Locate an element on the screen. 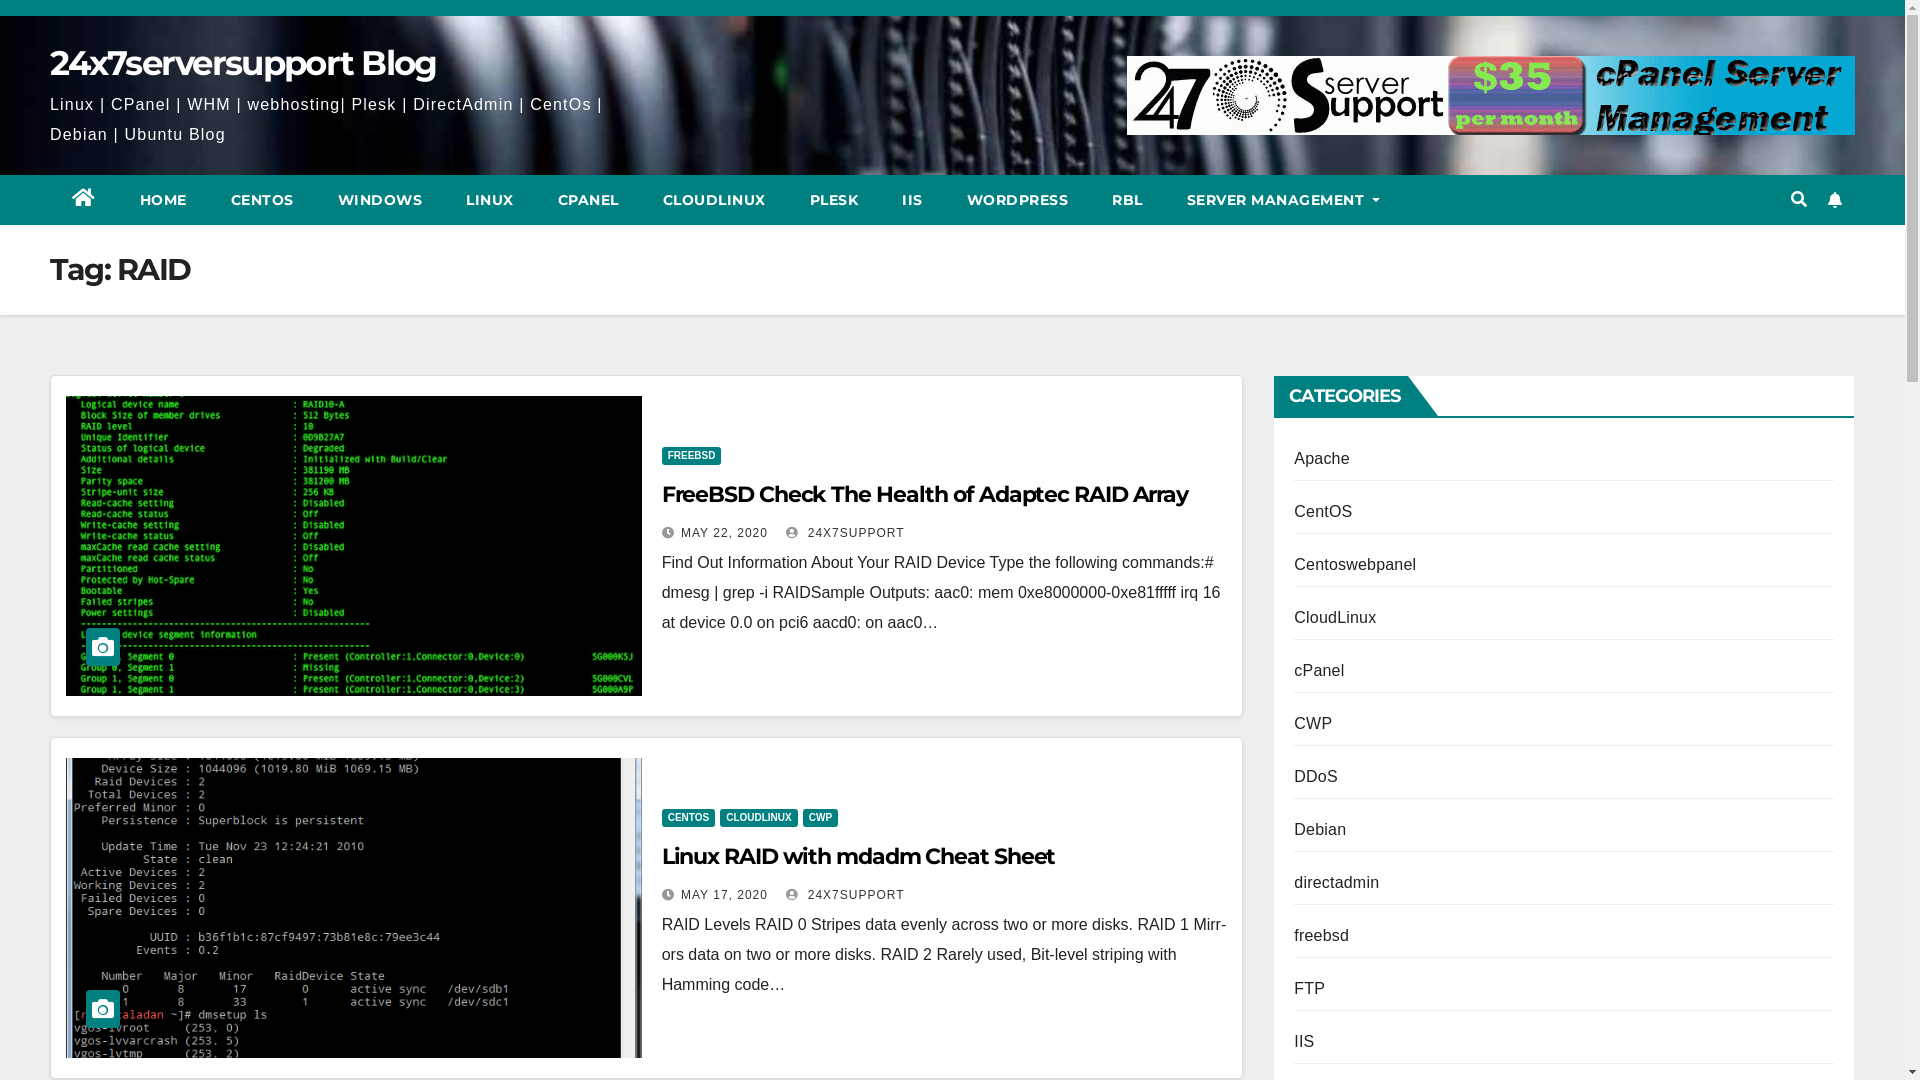 This screenshot has height=1080, width=1920. 'HOME' is located at coordinates (163, 200).